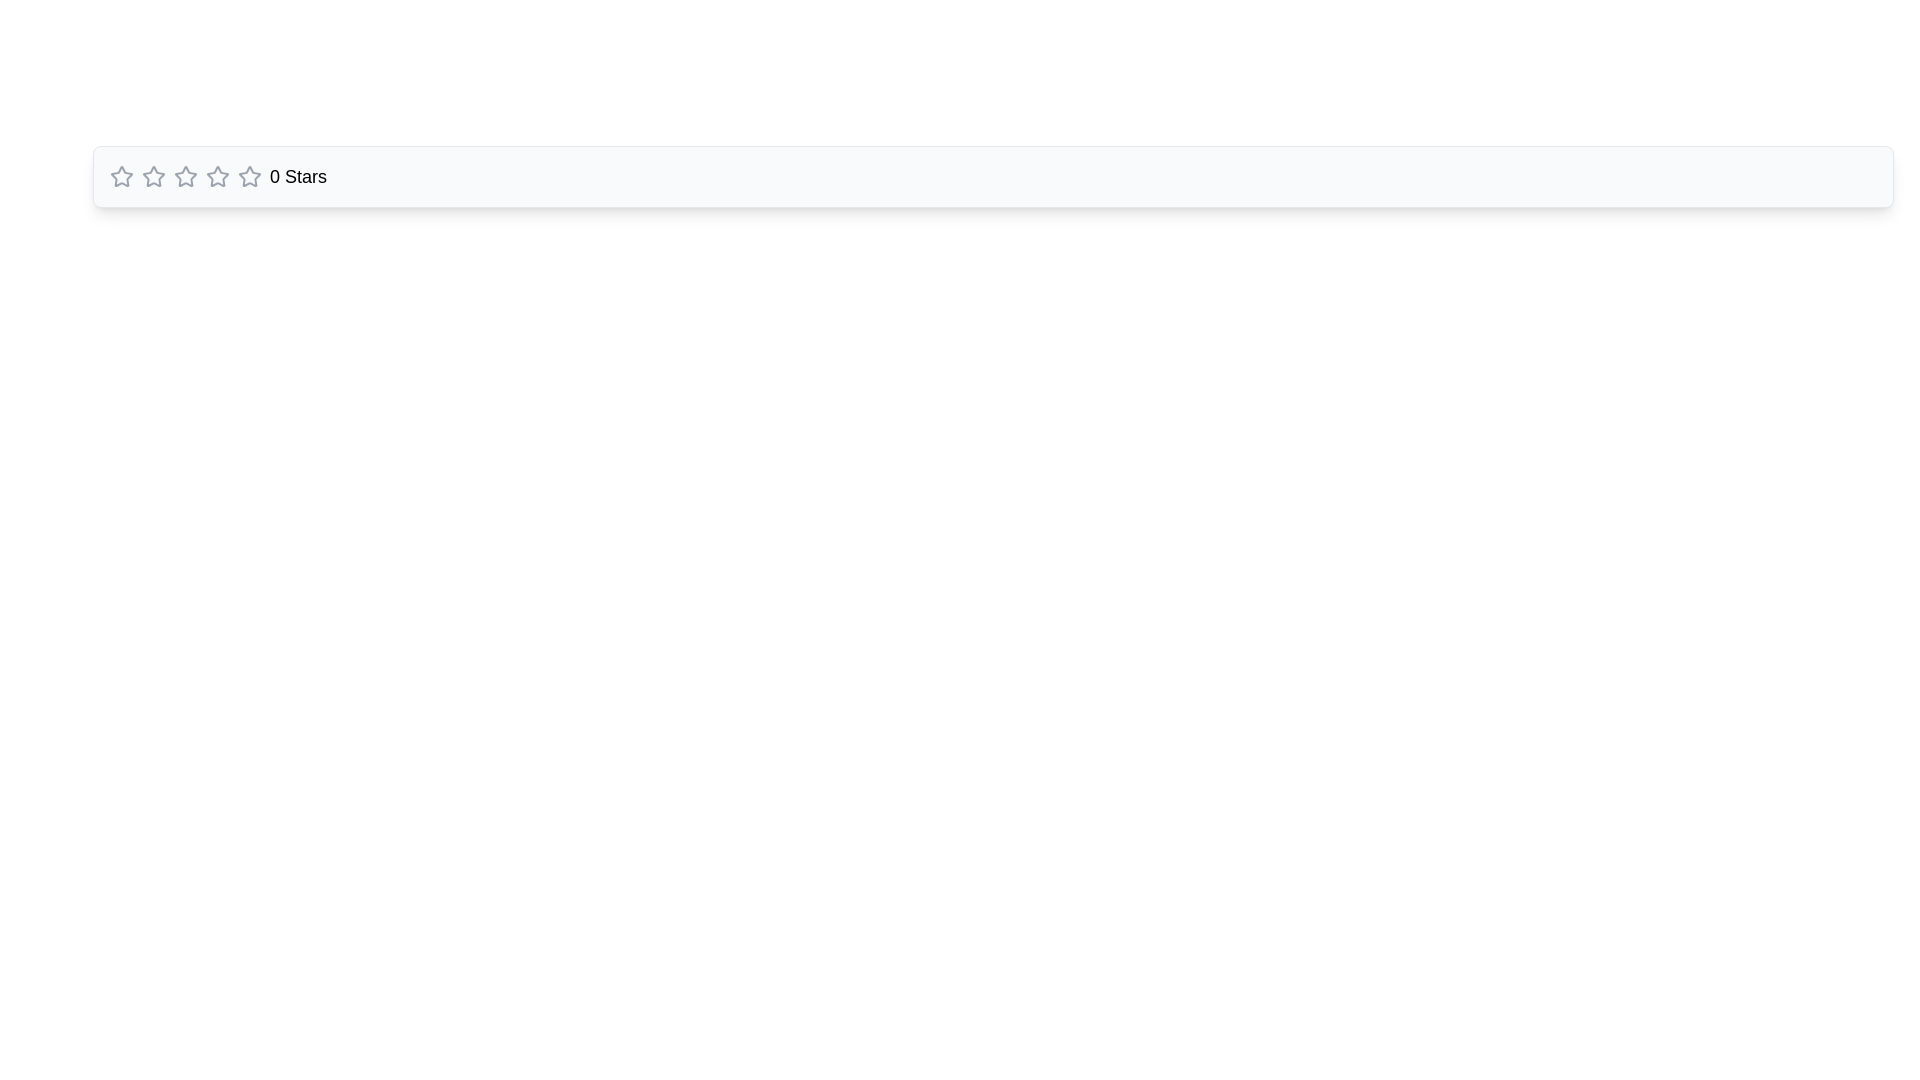 The height and width of the screenshot is (1080, 1920). What do you see at coordinates (217, 175) in the screenshot?
I see `the third star icon from the left in the horizontal row to rate` at bounding box center [217, 175].